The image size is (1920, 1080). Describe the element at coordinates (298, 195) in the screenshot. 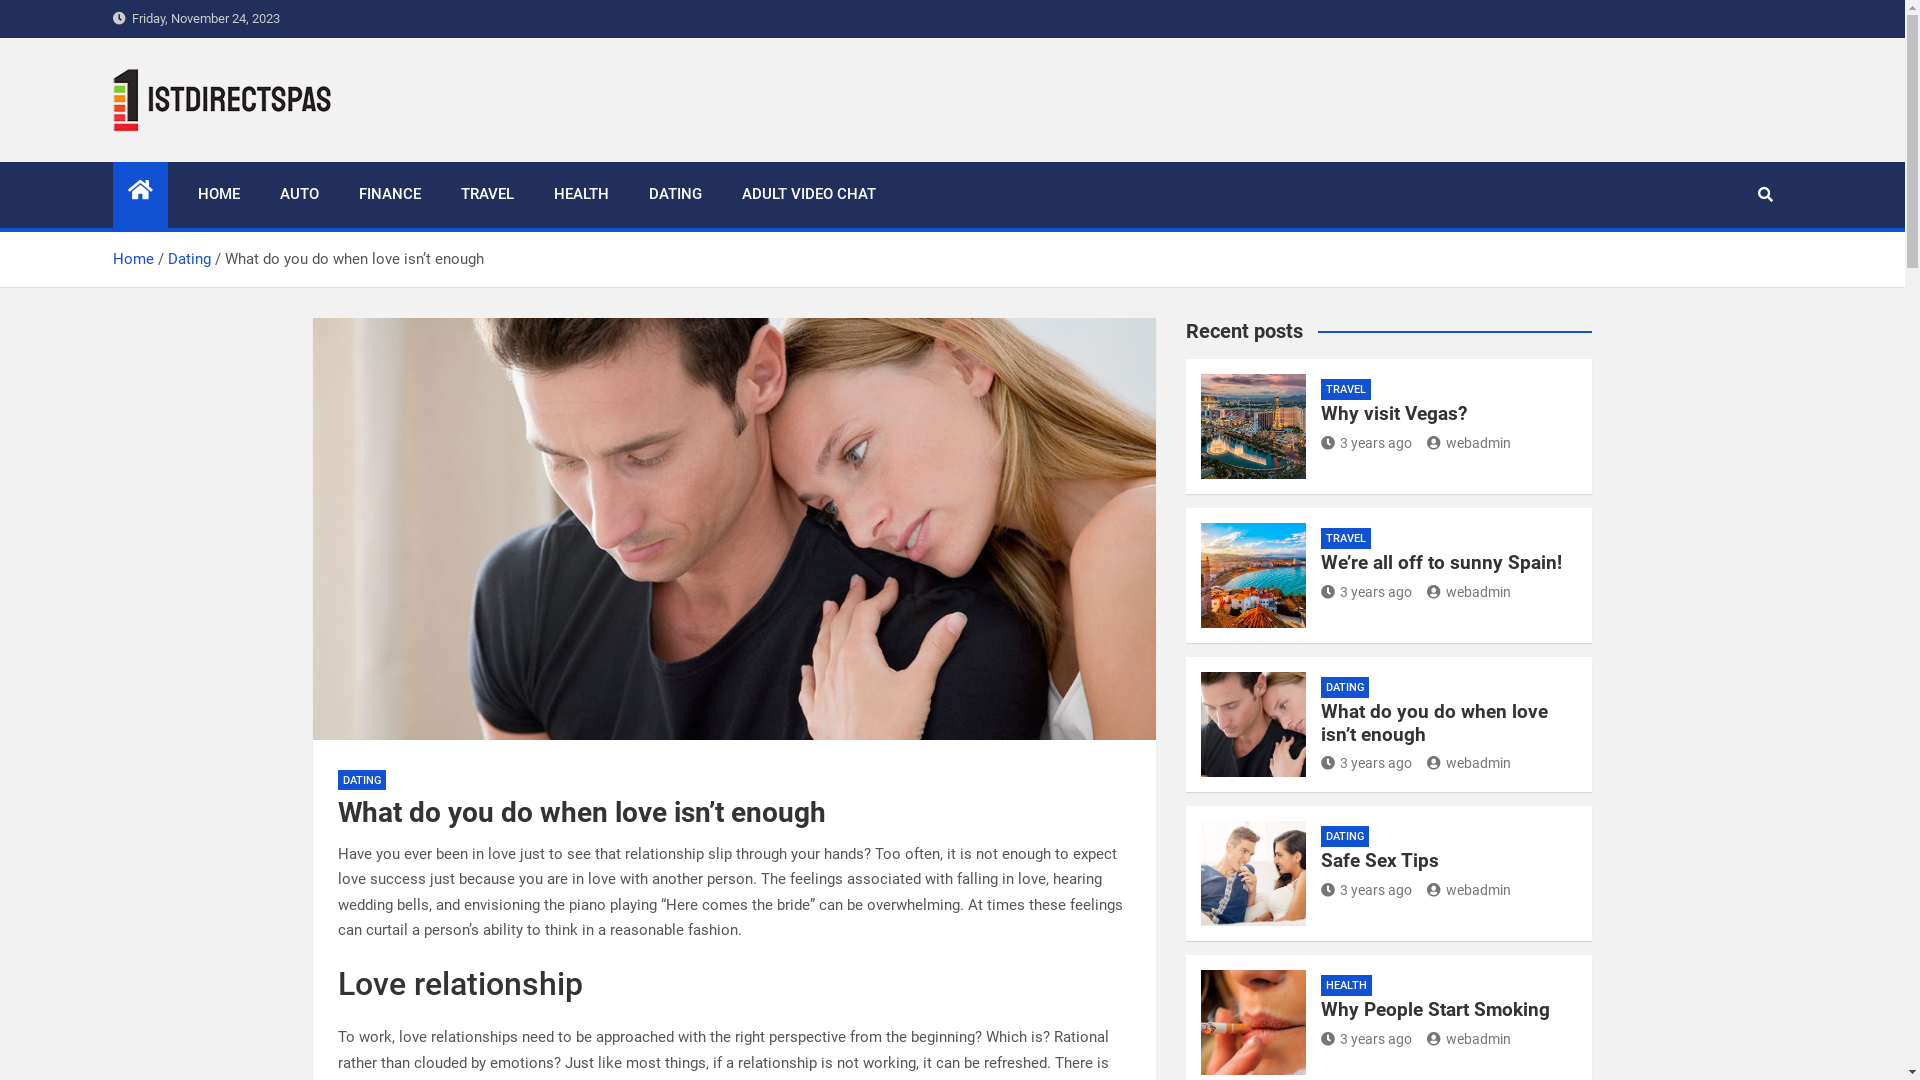

I see `'AUTO'` at that location.